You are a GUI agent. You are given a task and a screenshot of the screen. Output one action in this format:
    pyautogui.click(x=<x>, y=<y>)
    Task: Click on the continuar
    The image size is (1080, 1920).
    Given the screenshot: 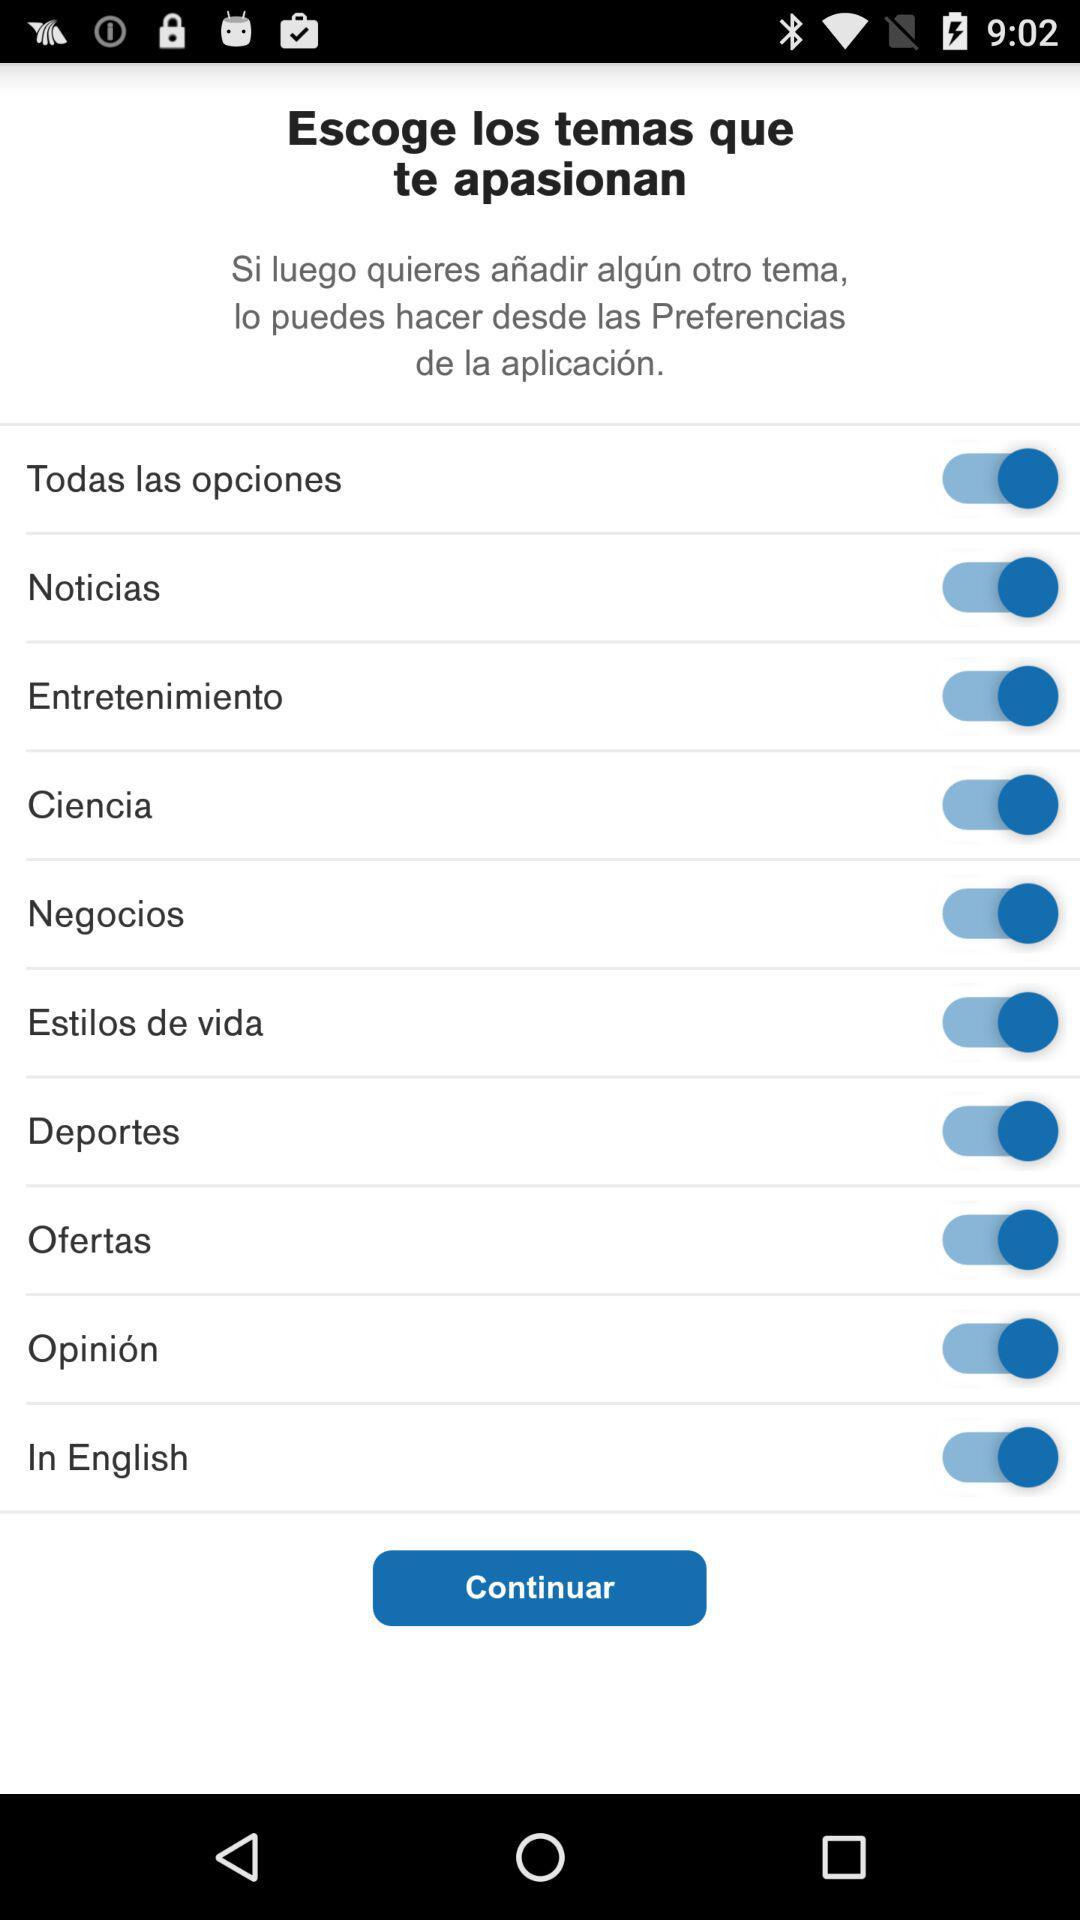 What is the action you would take?
    pyautogui.click(x=538, y=1587)
    